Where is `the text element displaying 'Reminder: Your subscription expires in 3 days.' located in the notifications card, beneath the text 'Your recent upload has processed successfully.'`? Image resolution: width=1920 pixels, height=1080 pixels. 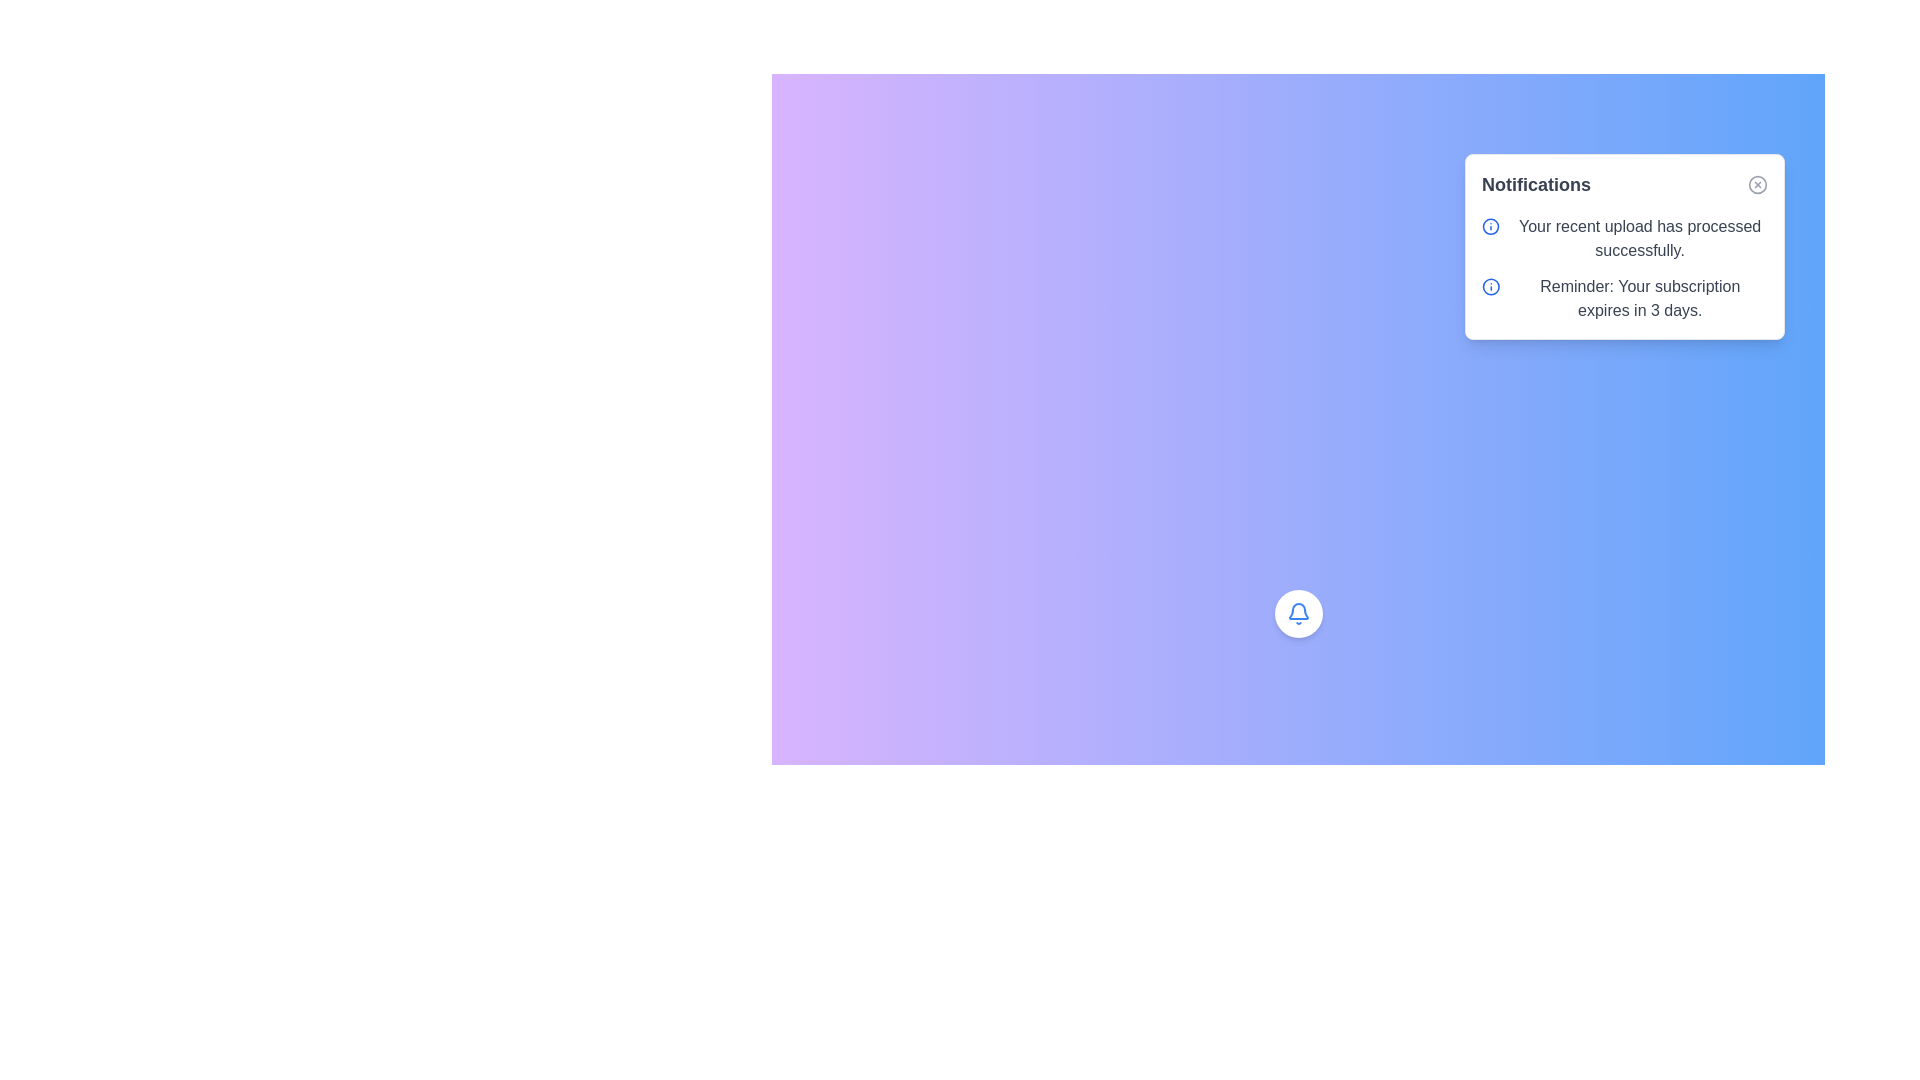
the text element displaying 'Reminder: Your subscription expires in 3 days.' located in the notifications card, beneath the text 'Your recent upload has processed successfully.' is located at coordinates (1640, 299).